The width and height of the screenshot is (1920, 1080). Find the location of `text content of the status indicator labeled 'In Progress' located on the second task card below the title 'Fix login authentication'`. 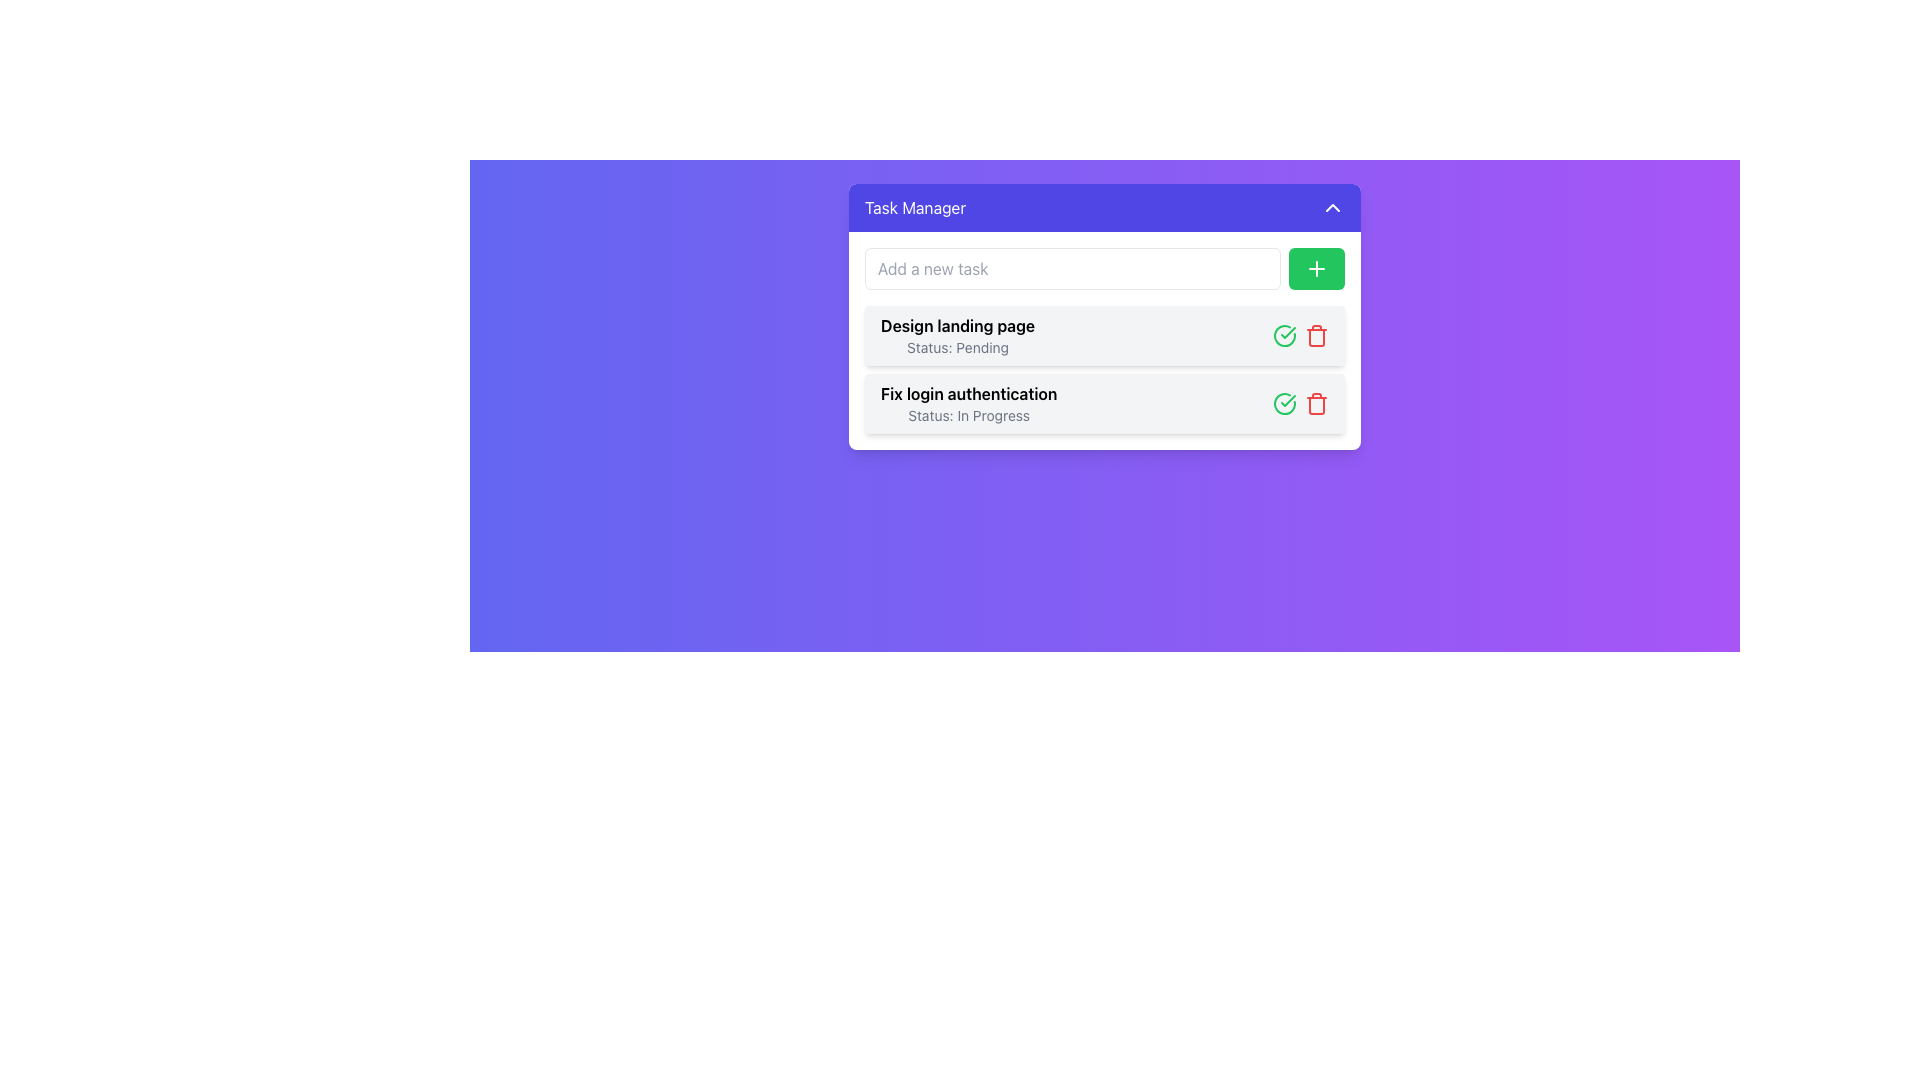

text content of the status indicator labeled 'In Progress' located on the second task card below the title 'Fix login authentication' is located at coordinates (969, 415).